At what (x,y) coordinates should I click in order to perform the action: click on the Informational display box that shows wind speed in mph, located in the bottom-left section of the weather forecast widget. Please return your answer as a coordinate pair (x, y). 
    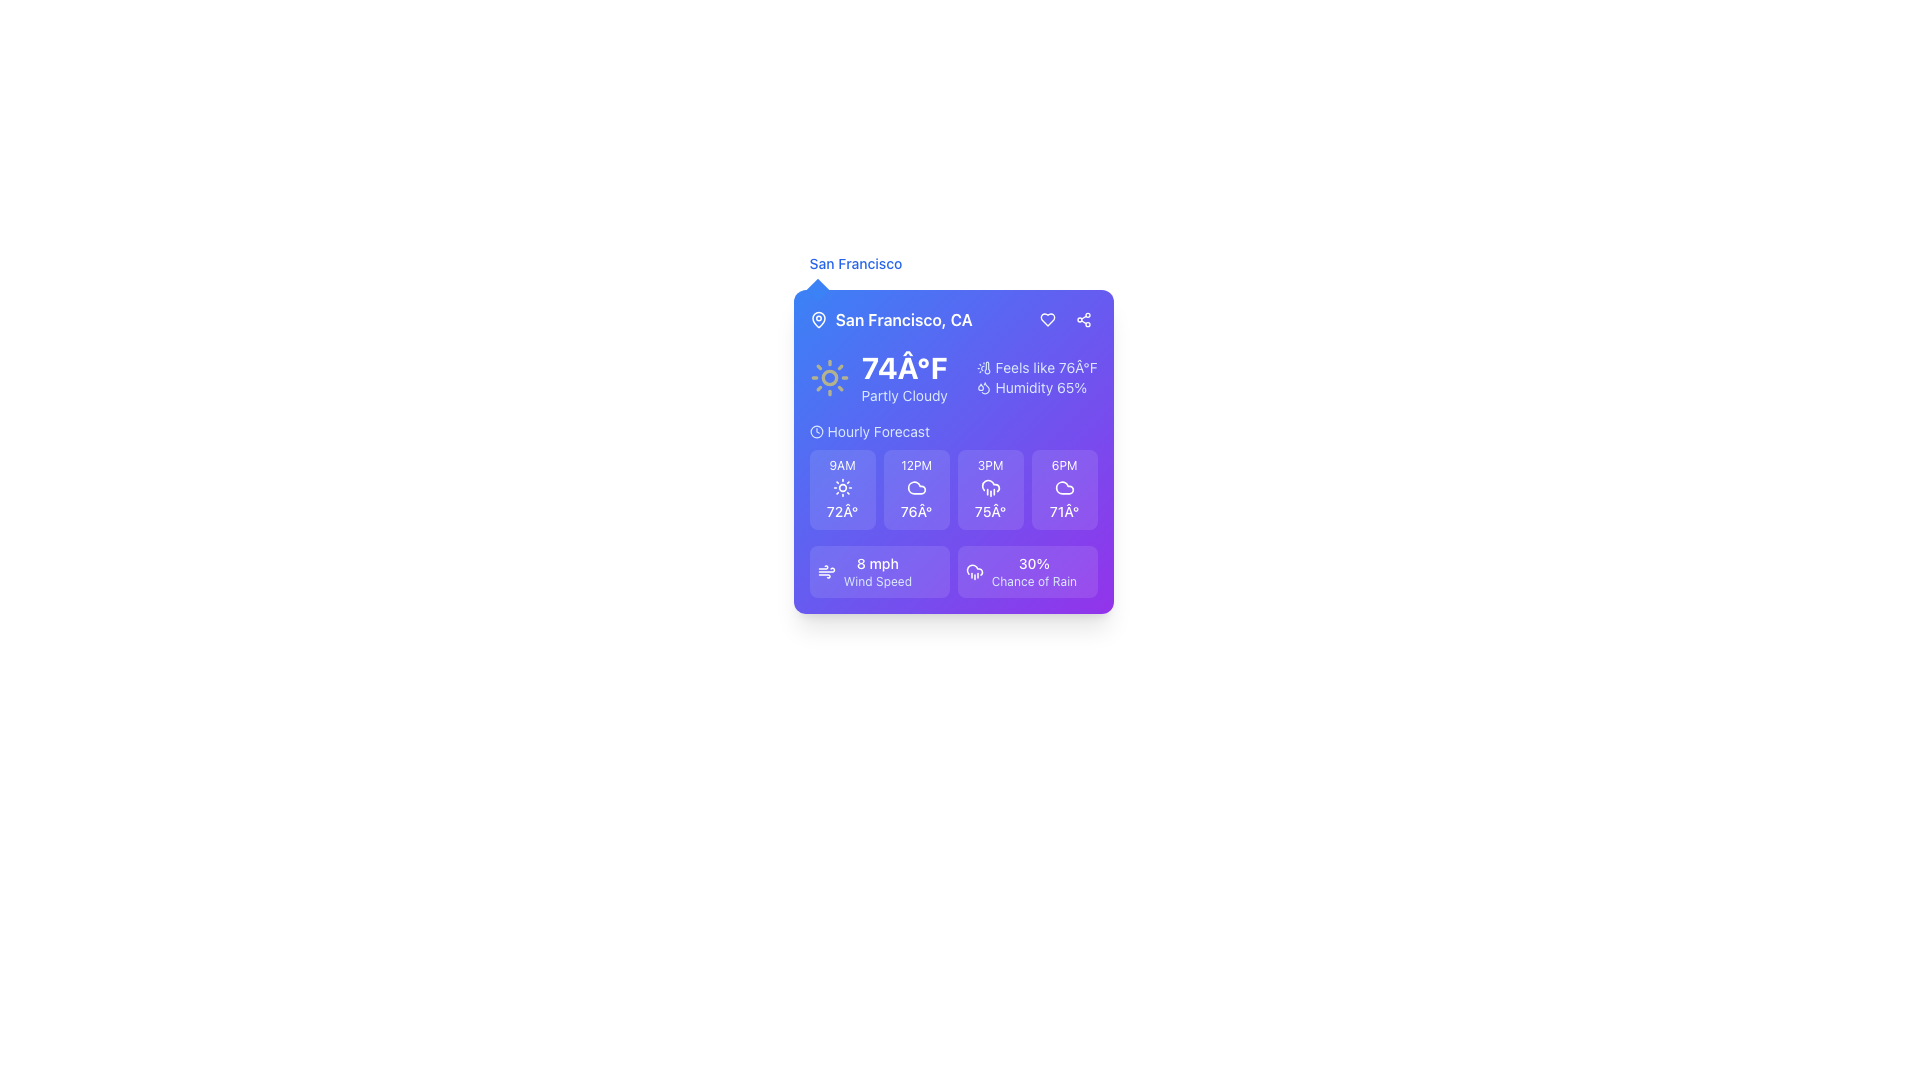
    Looking at the image, I should click on (879, 571).